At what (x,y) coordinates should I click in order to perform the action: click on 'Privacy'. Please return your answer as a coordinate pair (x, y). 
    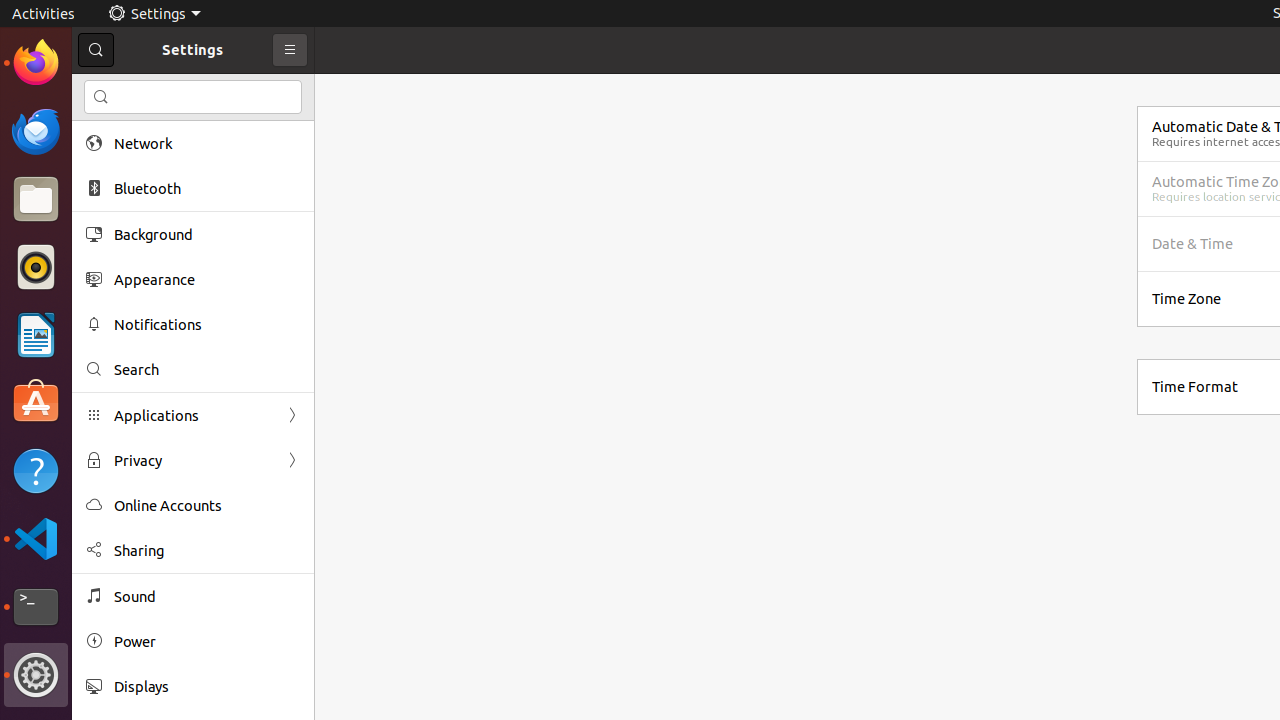
    Looking at the image, I should click on (193, 460).